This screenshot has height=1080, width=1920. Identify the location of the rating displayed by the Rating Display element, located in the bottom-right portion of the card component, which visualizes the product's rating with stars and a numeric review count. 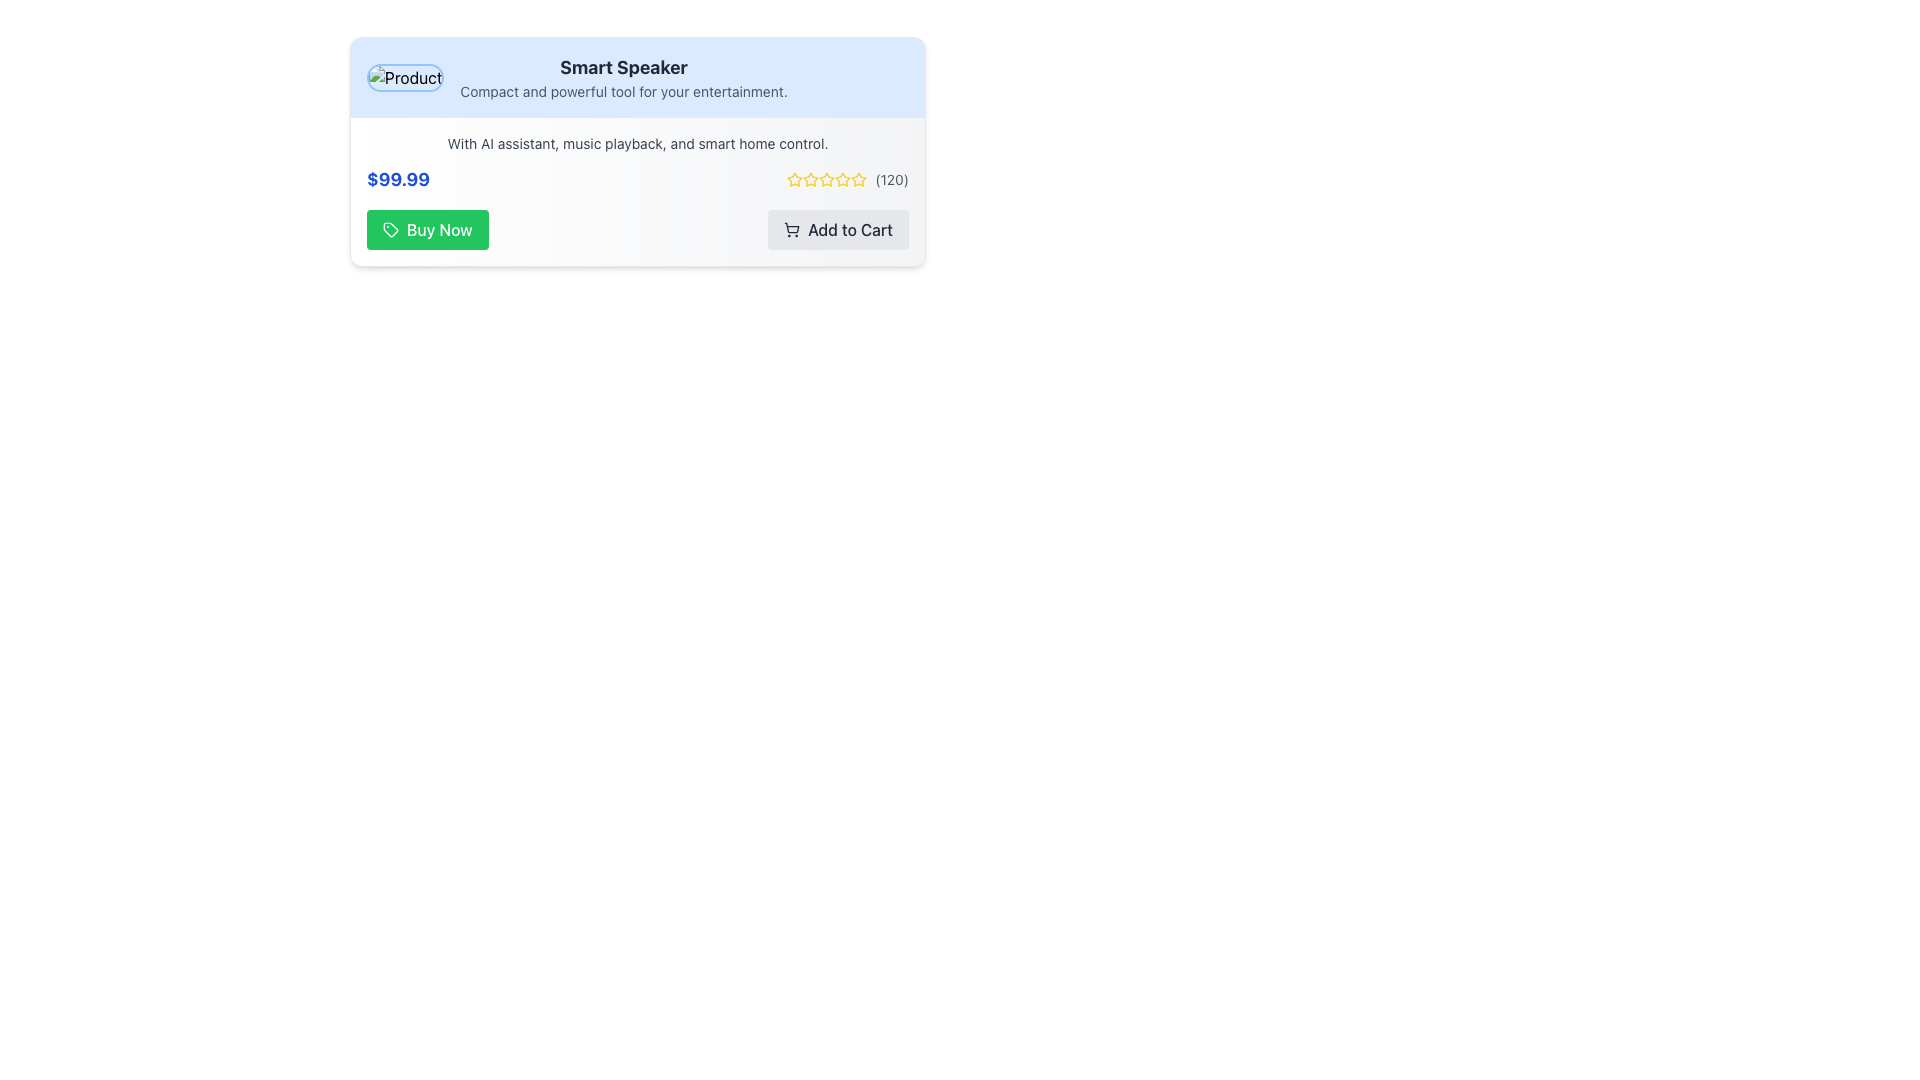
(848, 180).